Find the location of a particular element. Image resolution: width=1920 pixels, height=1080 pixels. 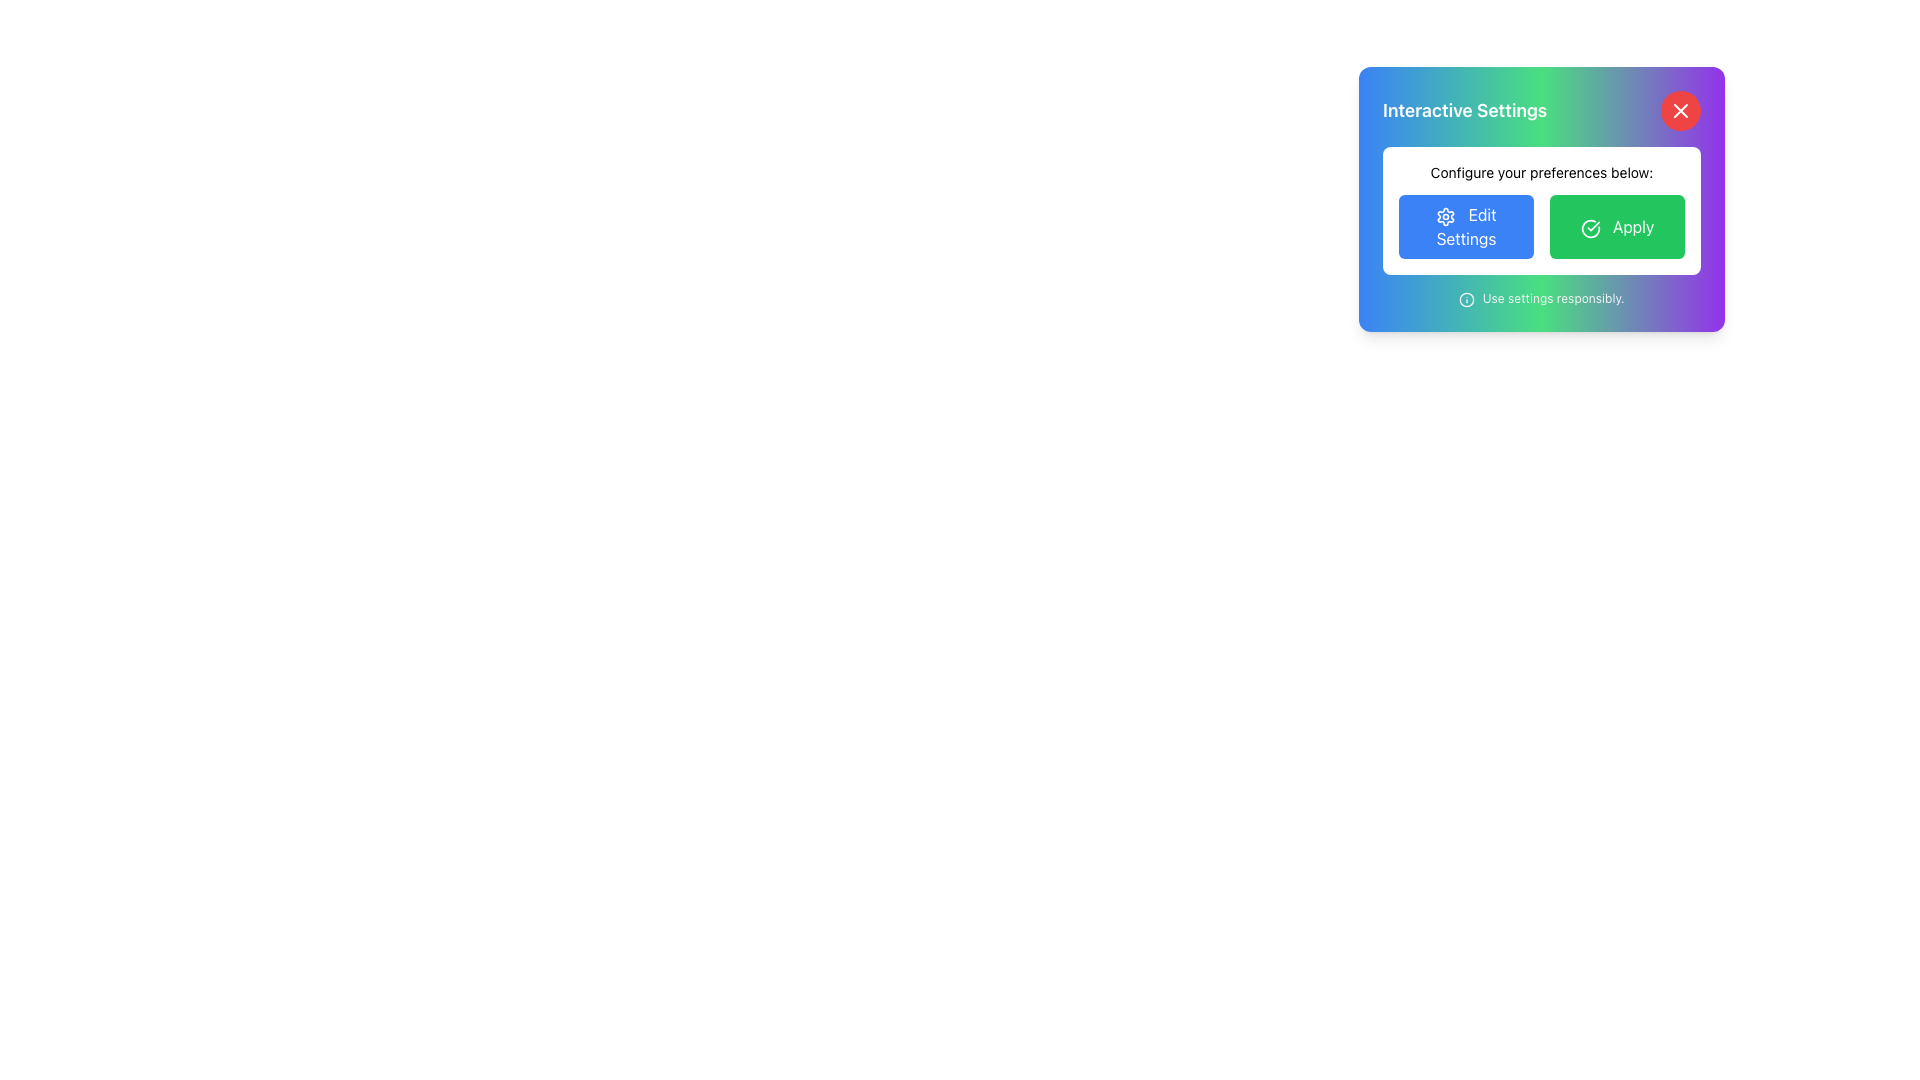

the 'Apply' icon, which is a visual indicator with a check mark located to the left of the text 'Apply' on the button at the bottom-right corner of the 'Interactive Settings' card interface is located at coordinates (1589, 227).